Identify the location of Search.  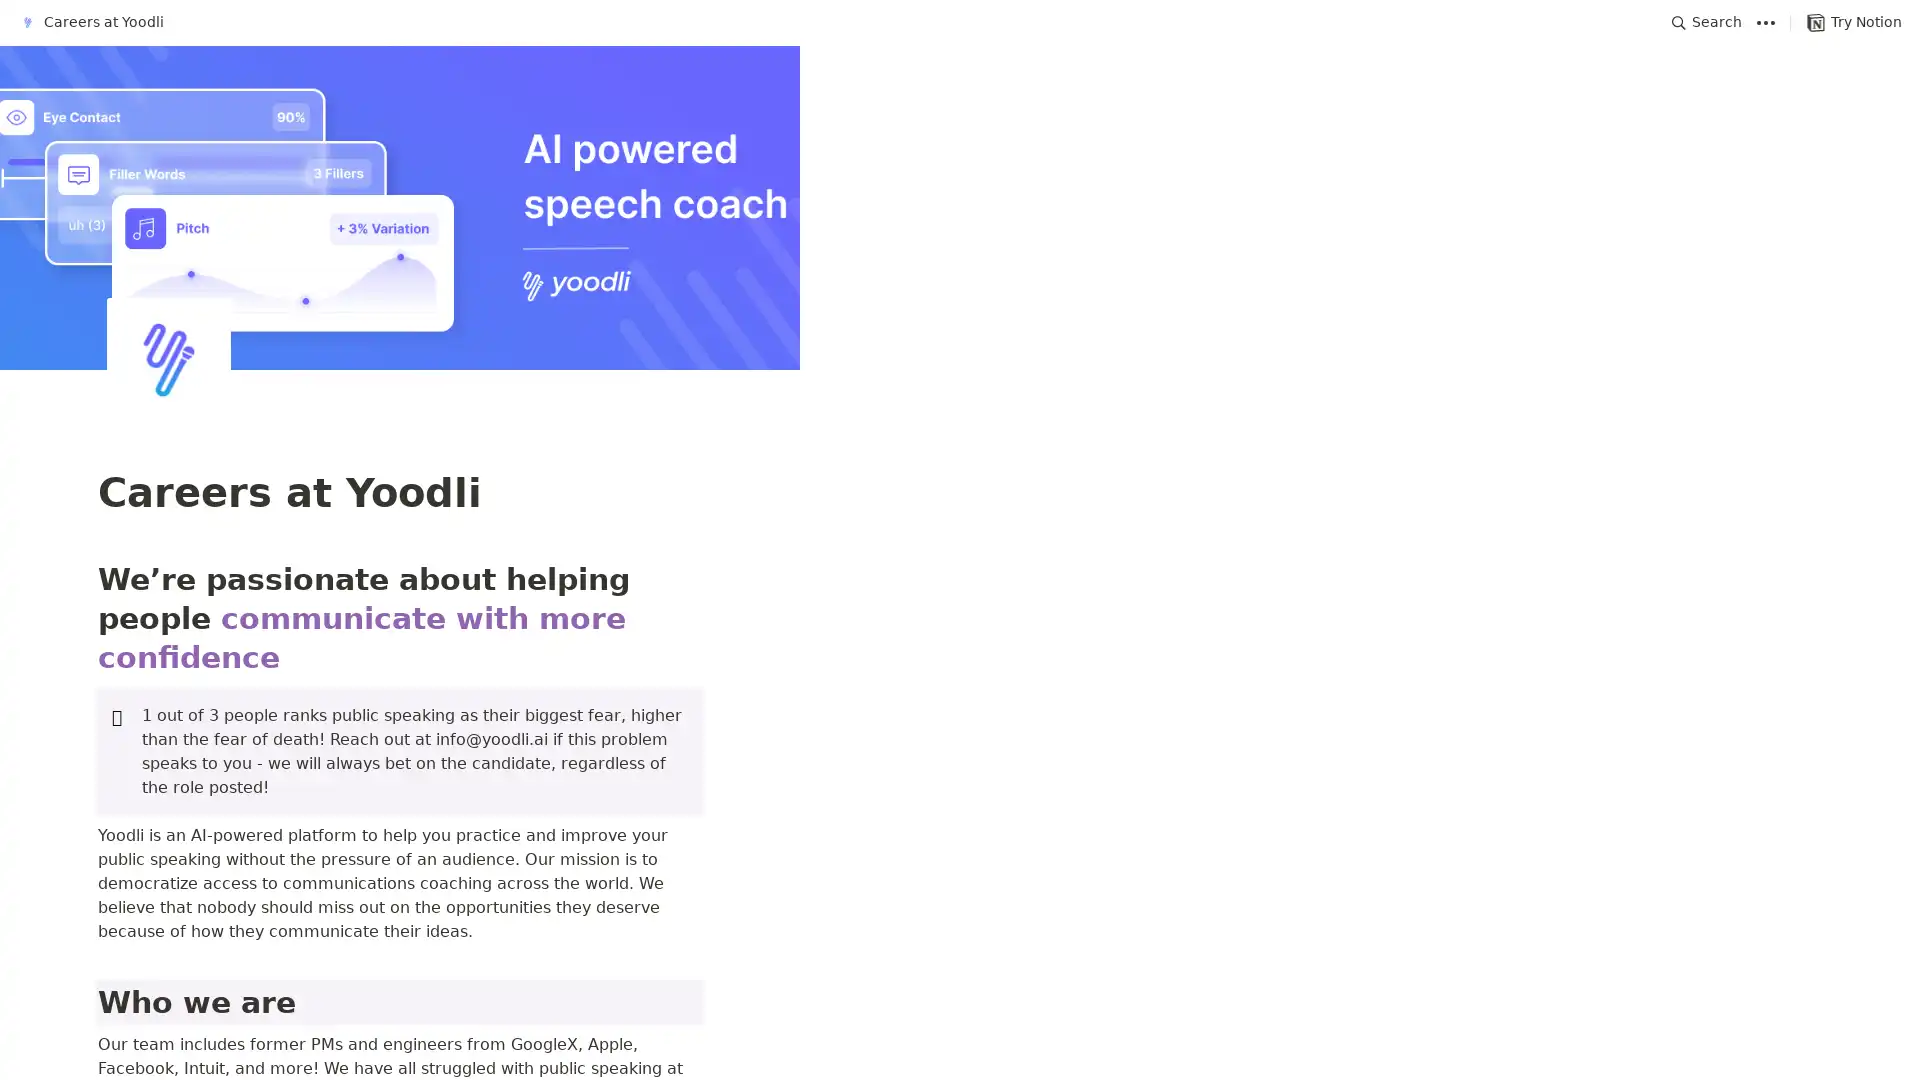
(1706, 22).